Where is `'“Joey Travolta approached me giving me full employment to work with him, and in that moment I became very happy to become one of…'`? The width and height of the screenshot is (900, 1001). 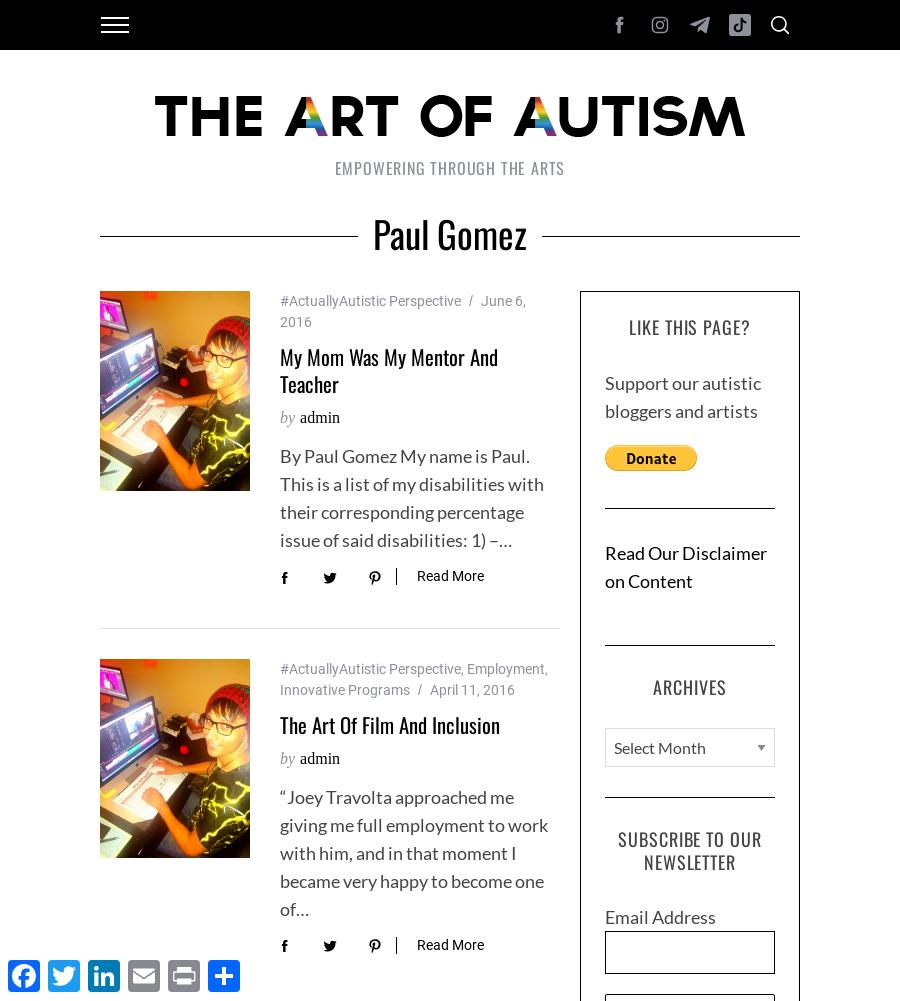
'“Joey Travolta approached me giving me full employment to work with him, and in that moment I became very happy to become one of…' is located at coordinates (414, 850).